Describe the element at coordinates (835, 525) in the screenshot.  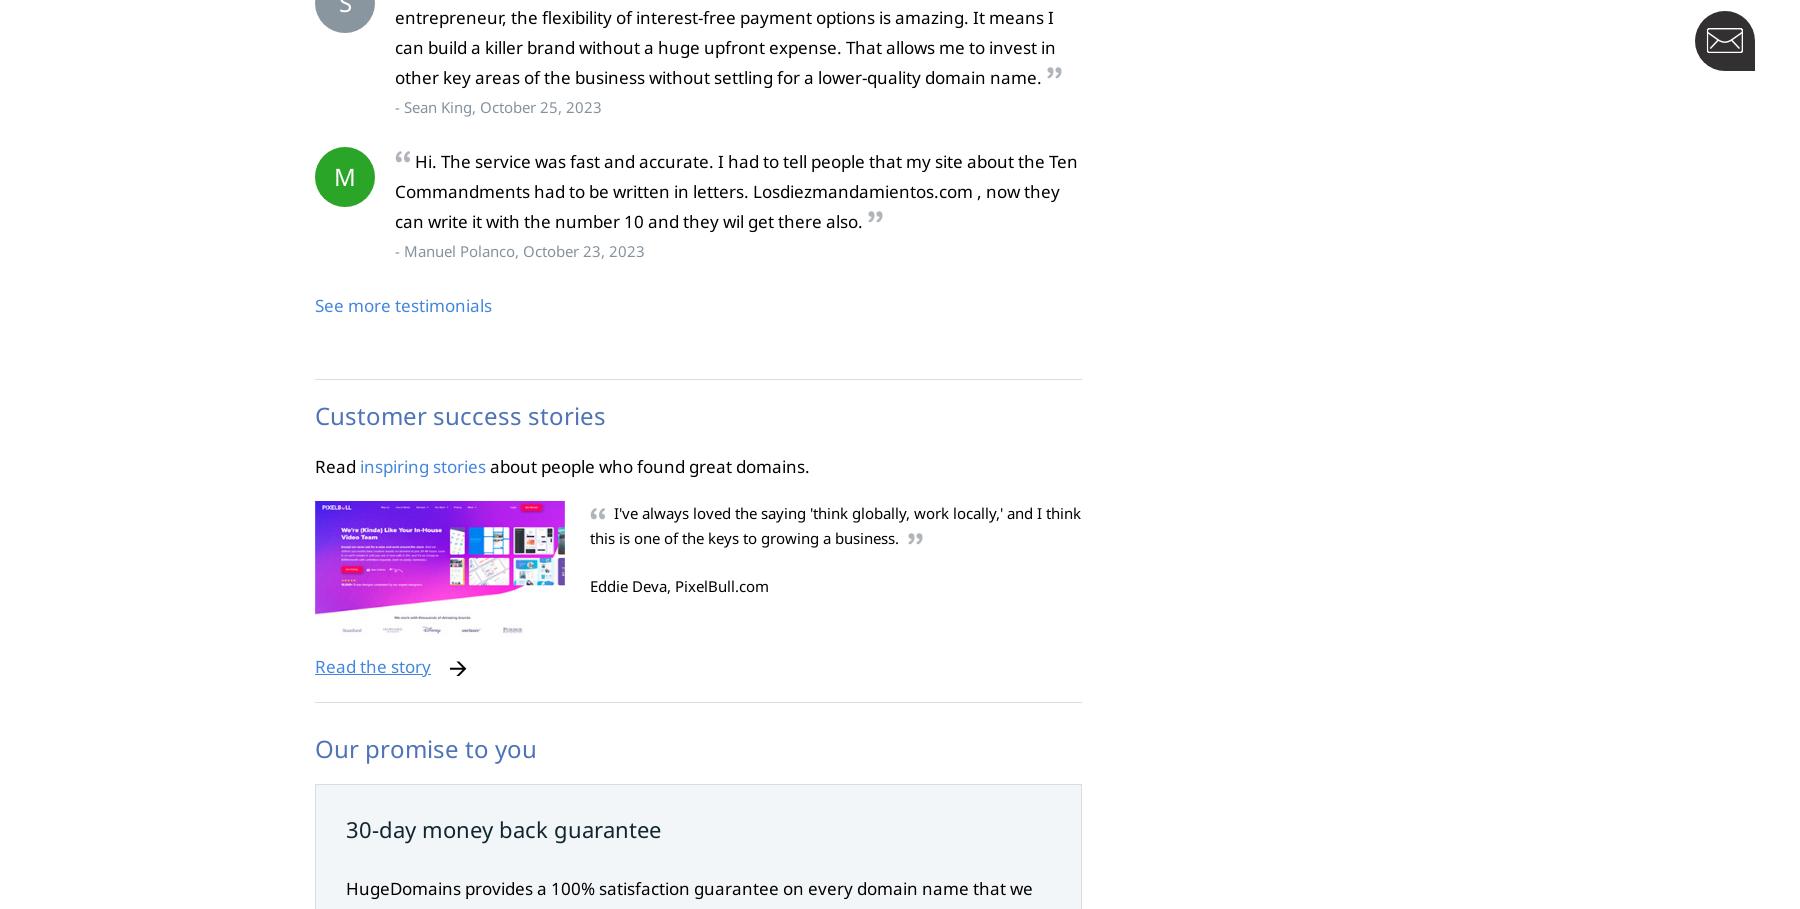
I see `'I've always loved the saying 'think globally, work locally,' and I think this is one of the keys to growing a business.'` at that location.